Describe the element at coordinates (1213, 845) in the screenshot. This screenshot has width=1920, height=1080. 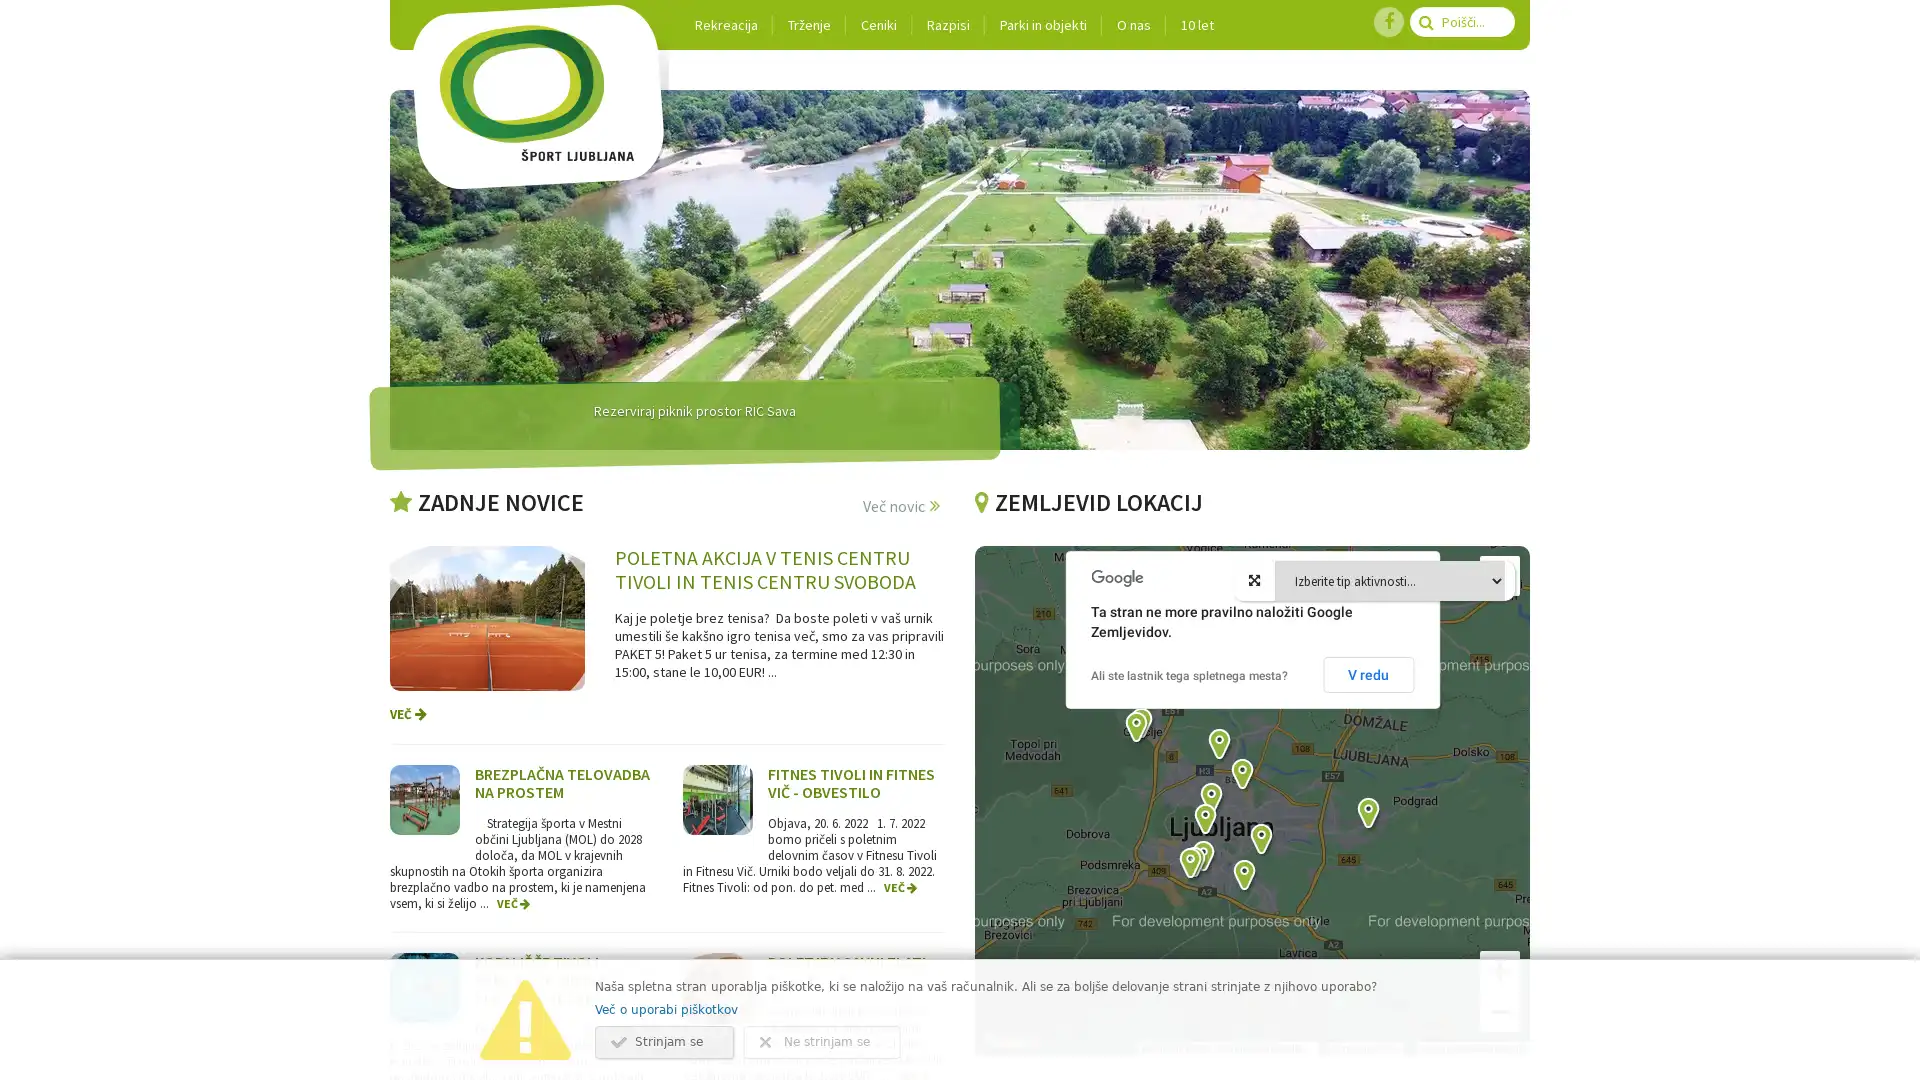
I see `Kako do nas?` at that location.